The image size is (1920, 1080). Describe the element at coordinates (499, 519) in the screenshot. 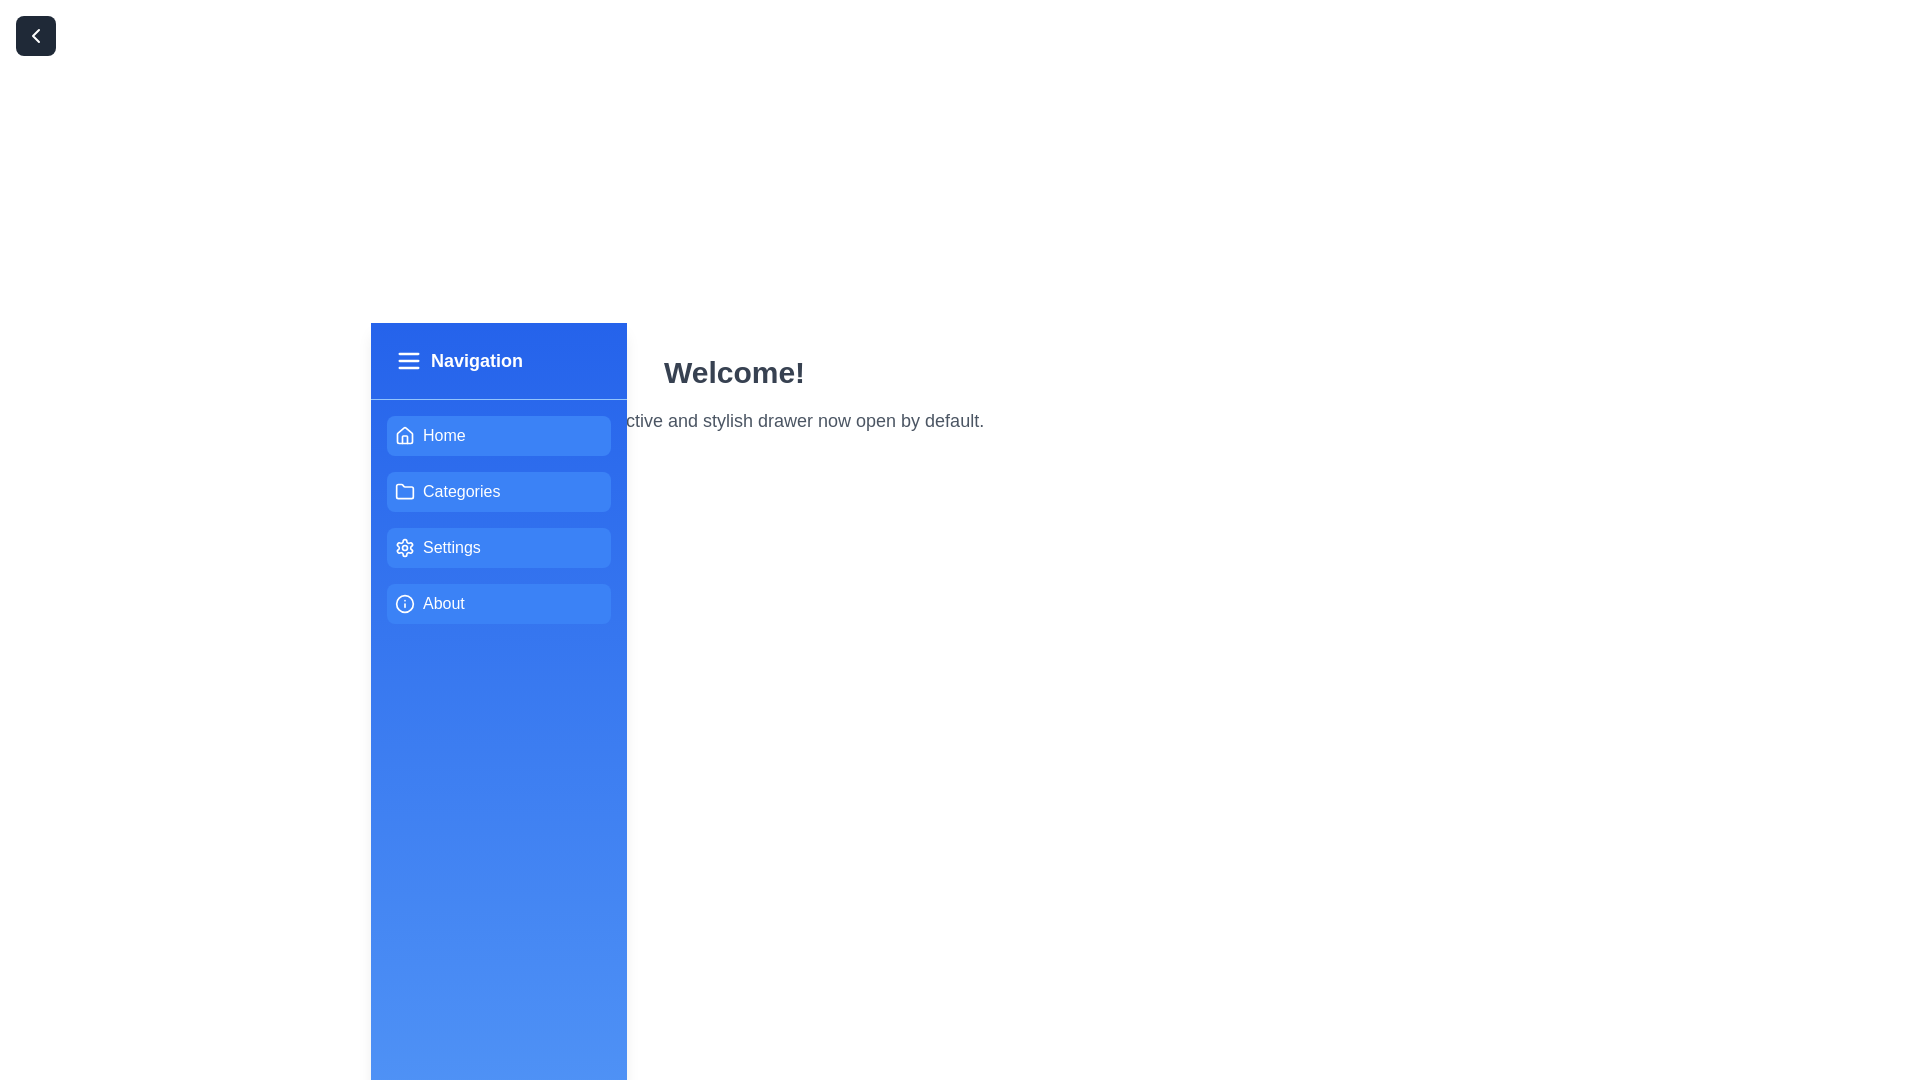

I see `the 'Categories' button in the navigation sidebar` at that location.